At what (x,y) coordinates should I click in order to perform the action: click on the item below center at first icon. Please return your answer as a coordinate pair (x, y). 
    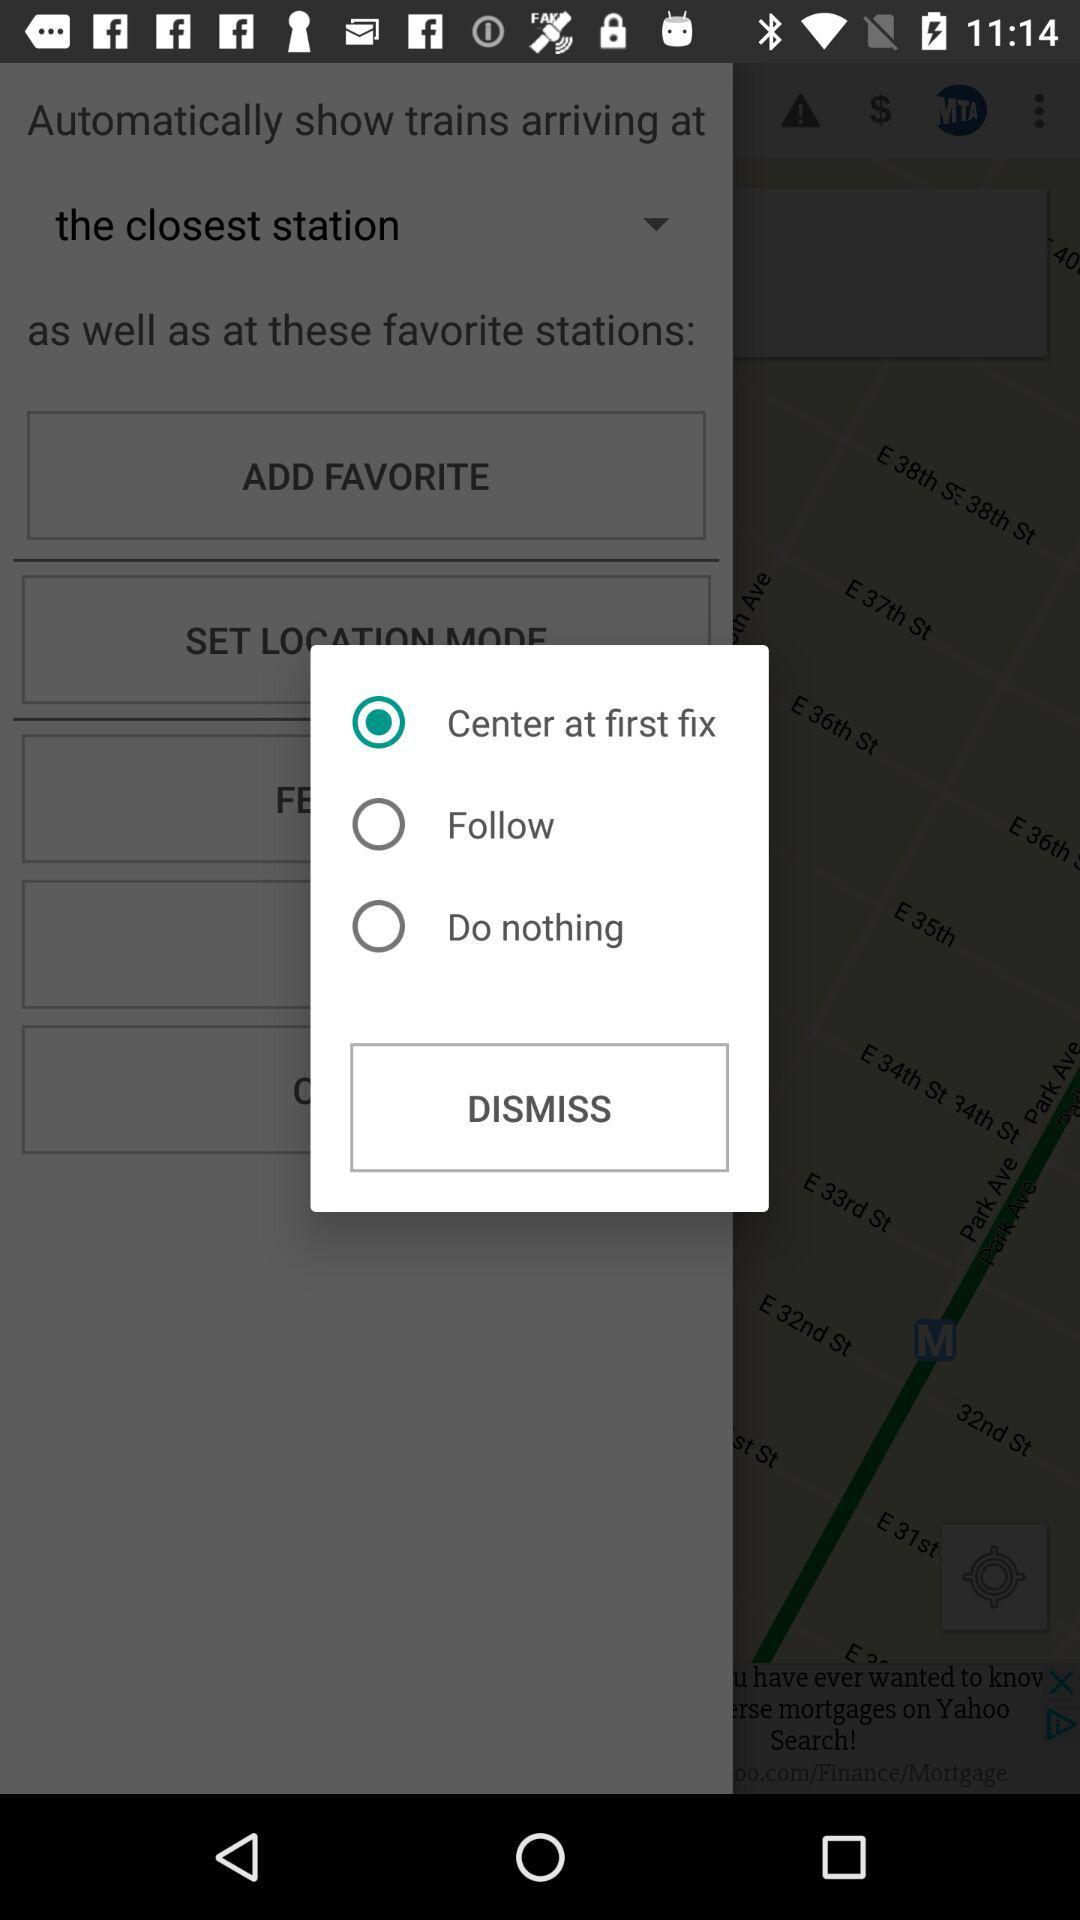
    Looking at the image, I should click on (459, 824).